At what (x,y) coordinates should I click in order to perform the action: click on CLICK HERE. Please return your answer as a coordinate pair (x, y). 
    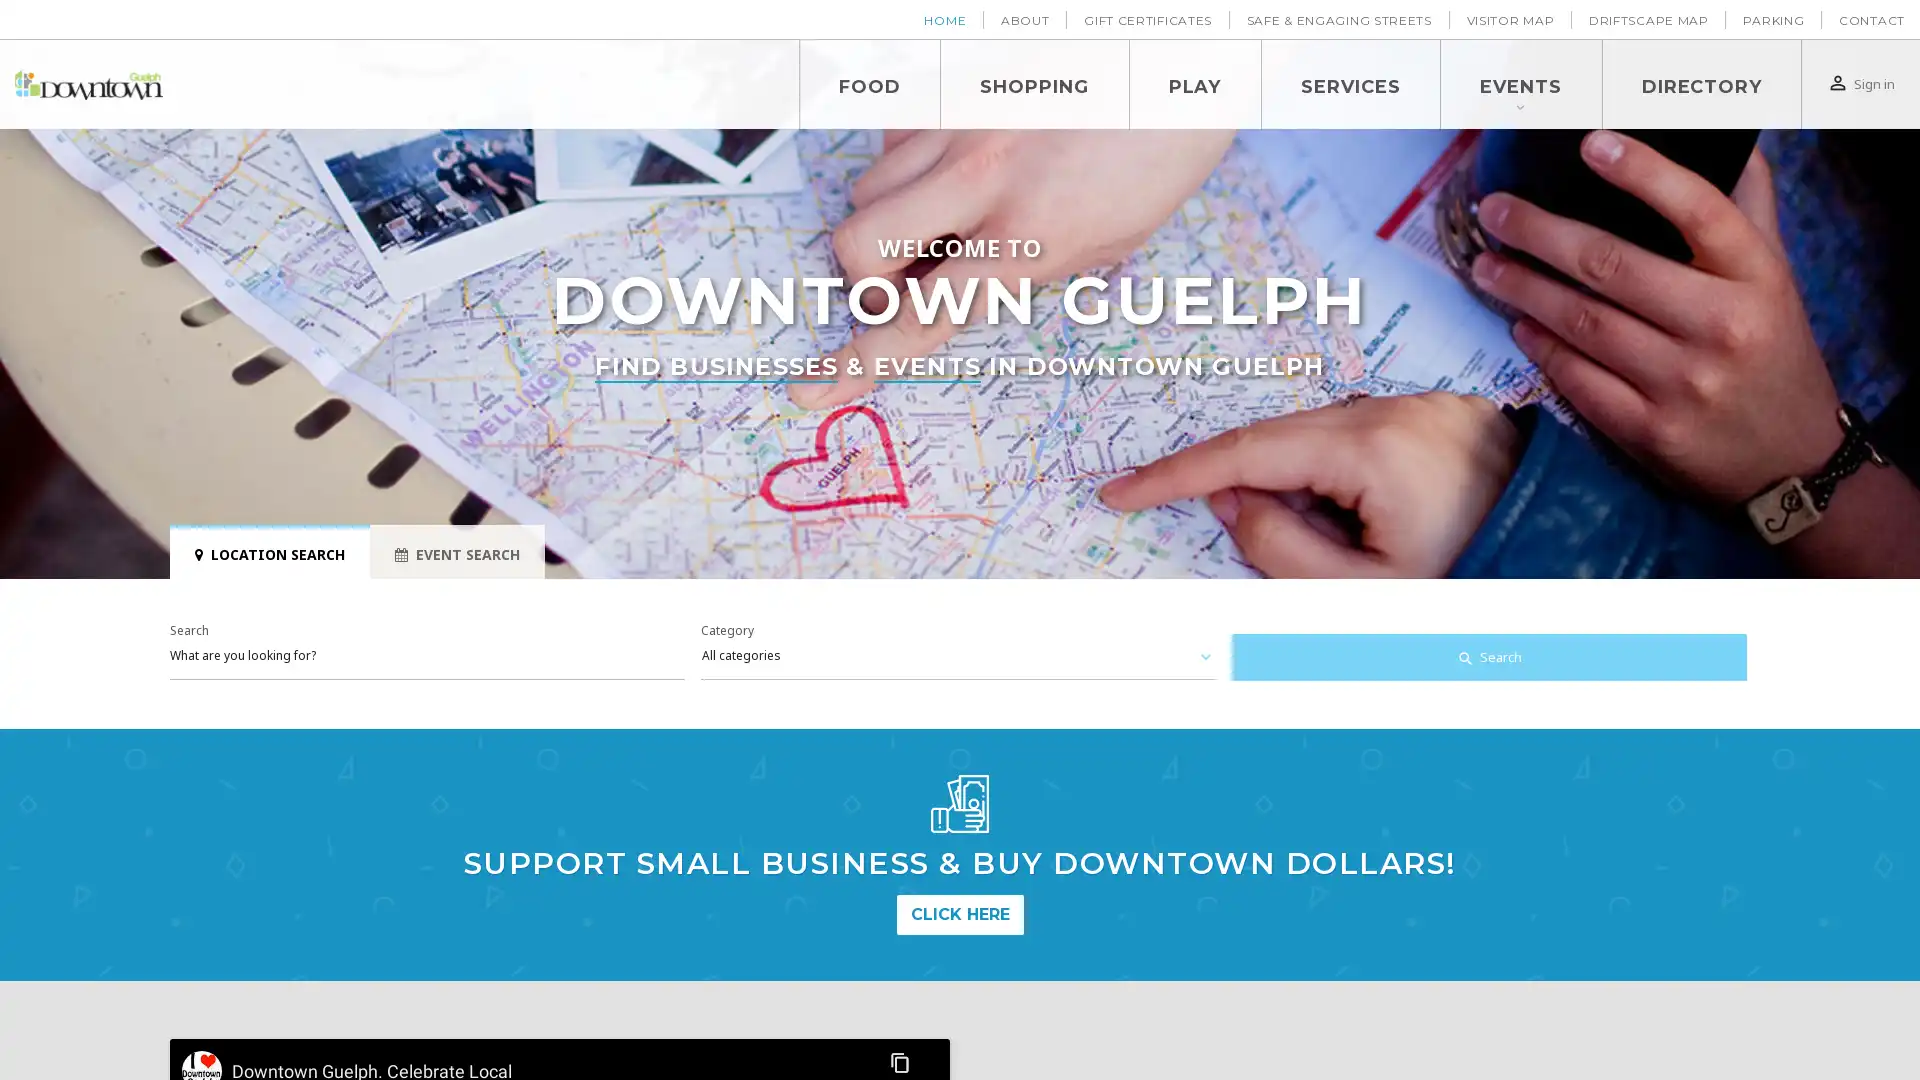
    Looking at the image, I should click on (958, 914).